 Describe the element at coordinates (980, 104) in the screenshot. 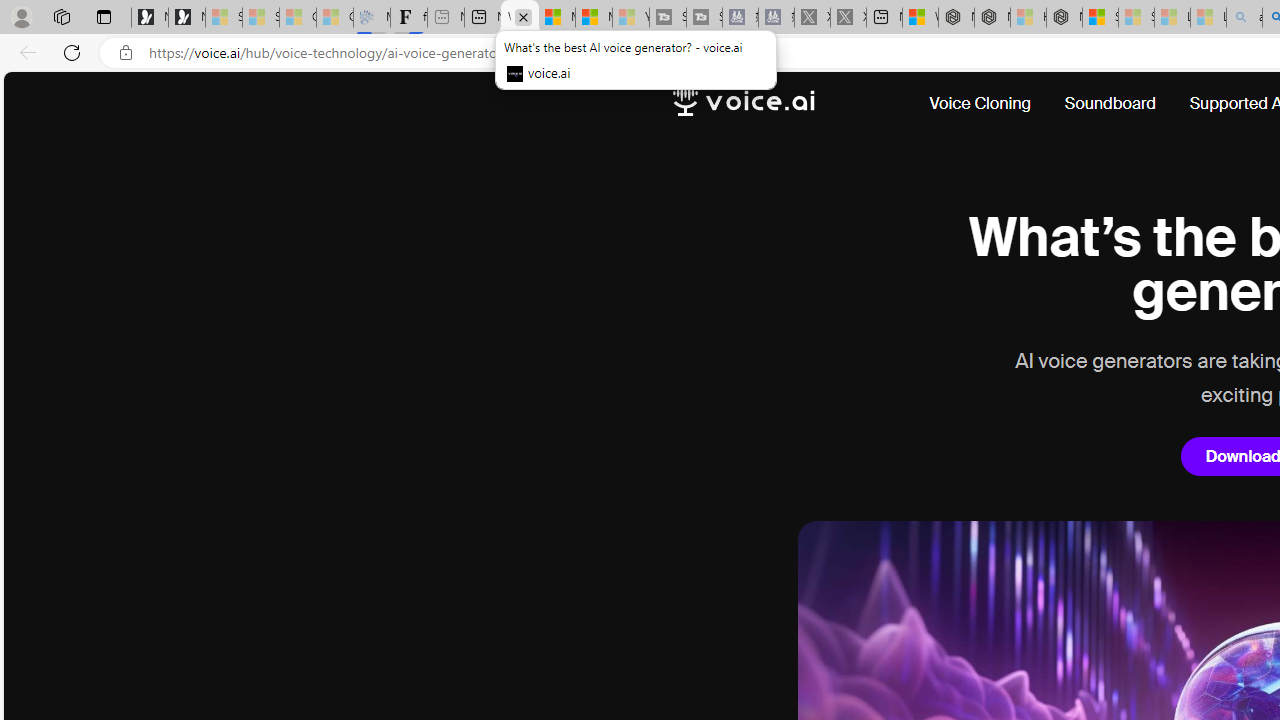

I see `'Voice Cloning'` at that location.